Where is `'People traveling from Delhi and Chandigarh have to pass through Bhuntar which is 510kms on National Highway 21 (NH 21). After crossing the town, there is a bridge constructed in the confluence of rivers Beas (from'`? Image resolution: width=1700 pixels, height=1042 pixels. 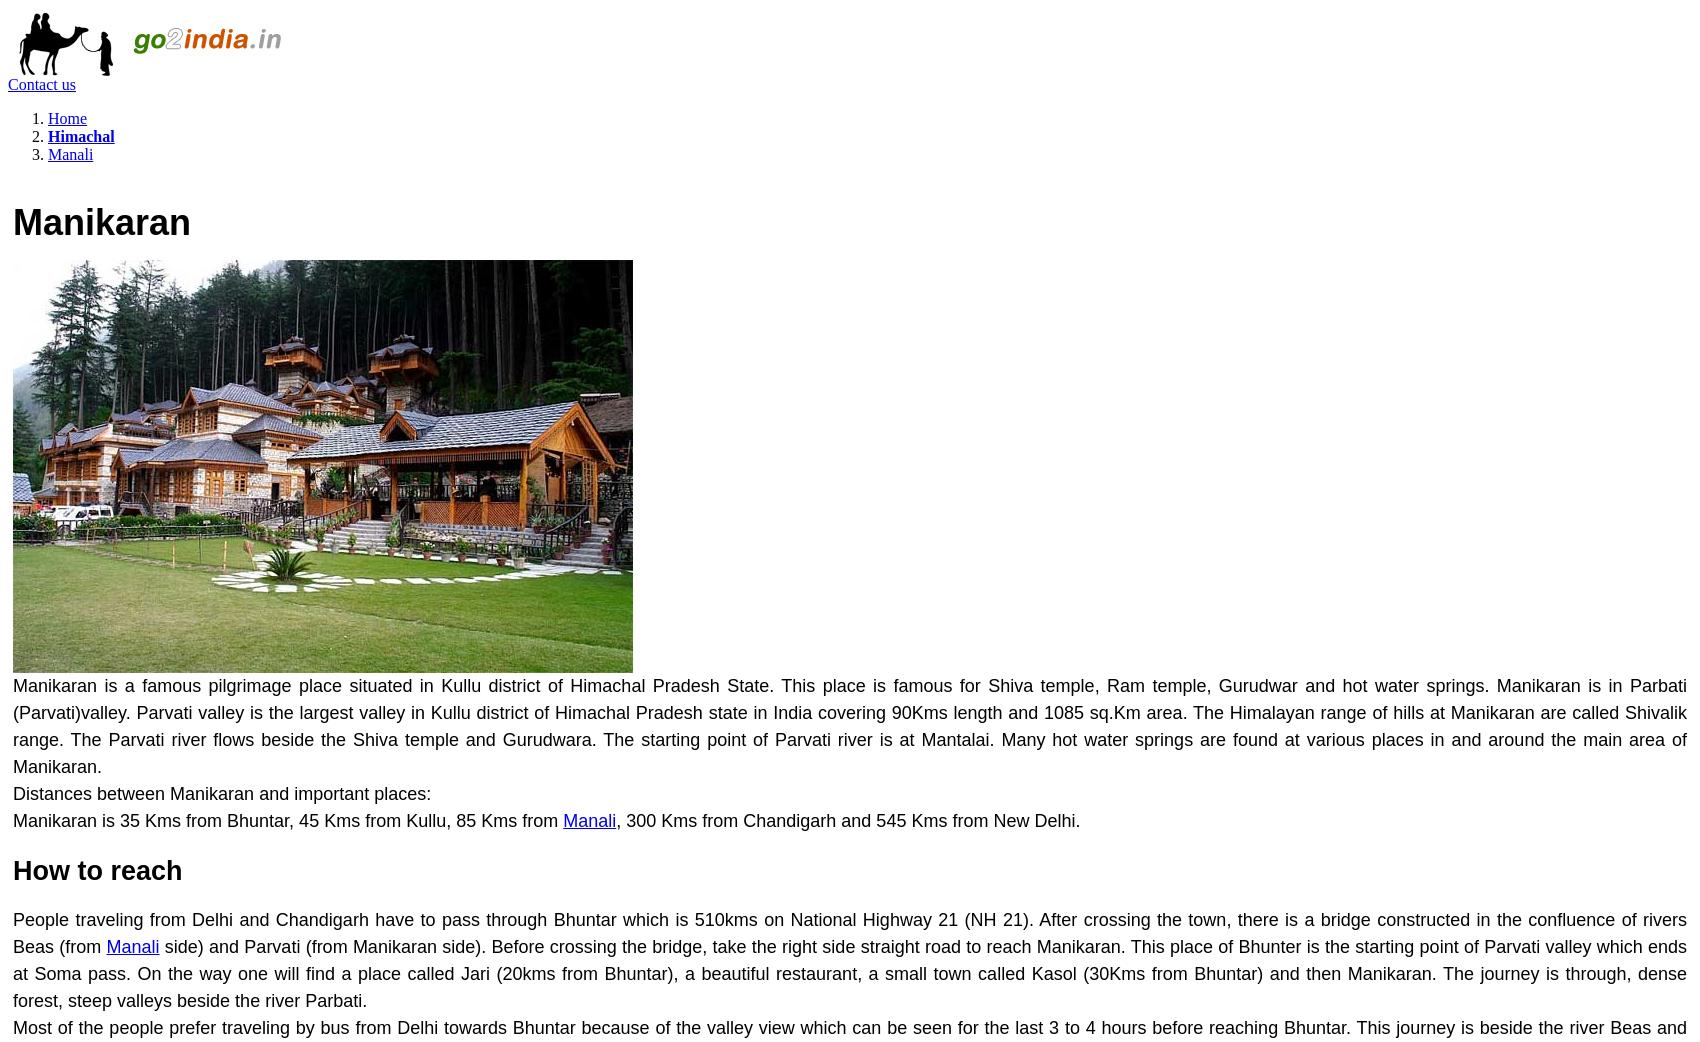
'People traveling from Delhi and Chandigarh have to pass through Bhuntar which is 510kms on National Highway 21 (NH 21). After crossing the town, there is a bridge constructed in the confluence of rivers Beas (from' is located at coordinates (850, 932).